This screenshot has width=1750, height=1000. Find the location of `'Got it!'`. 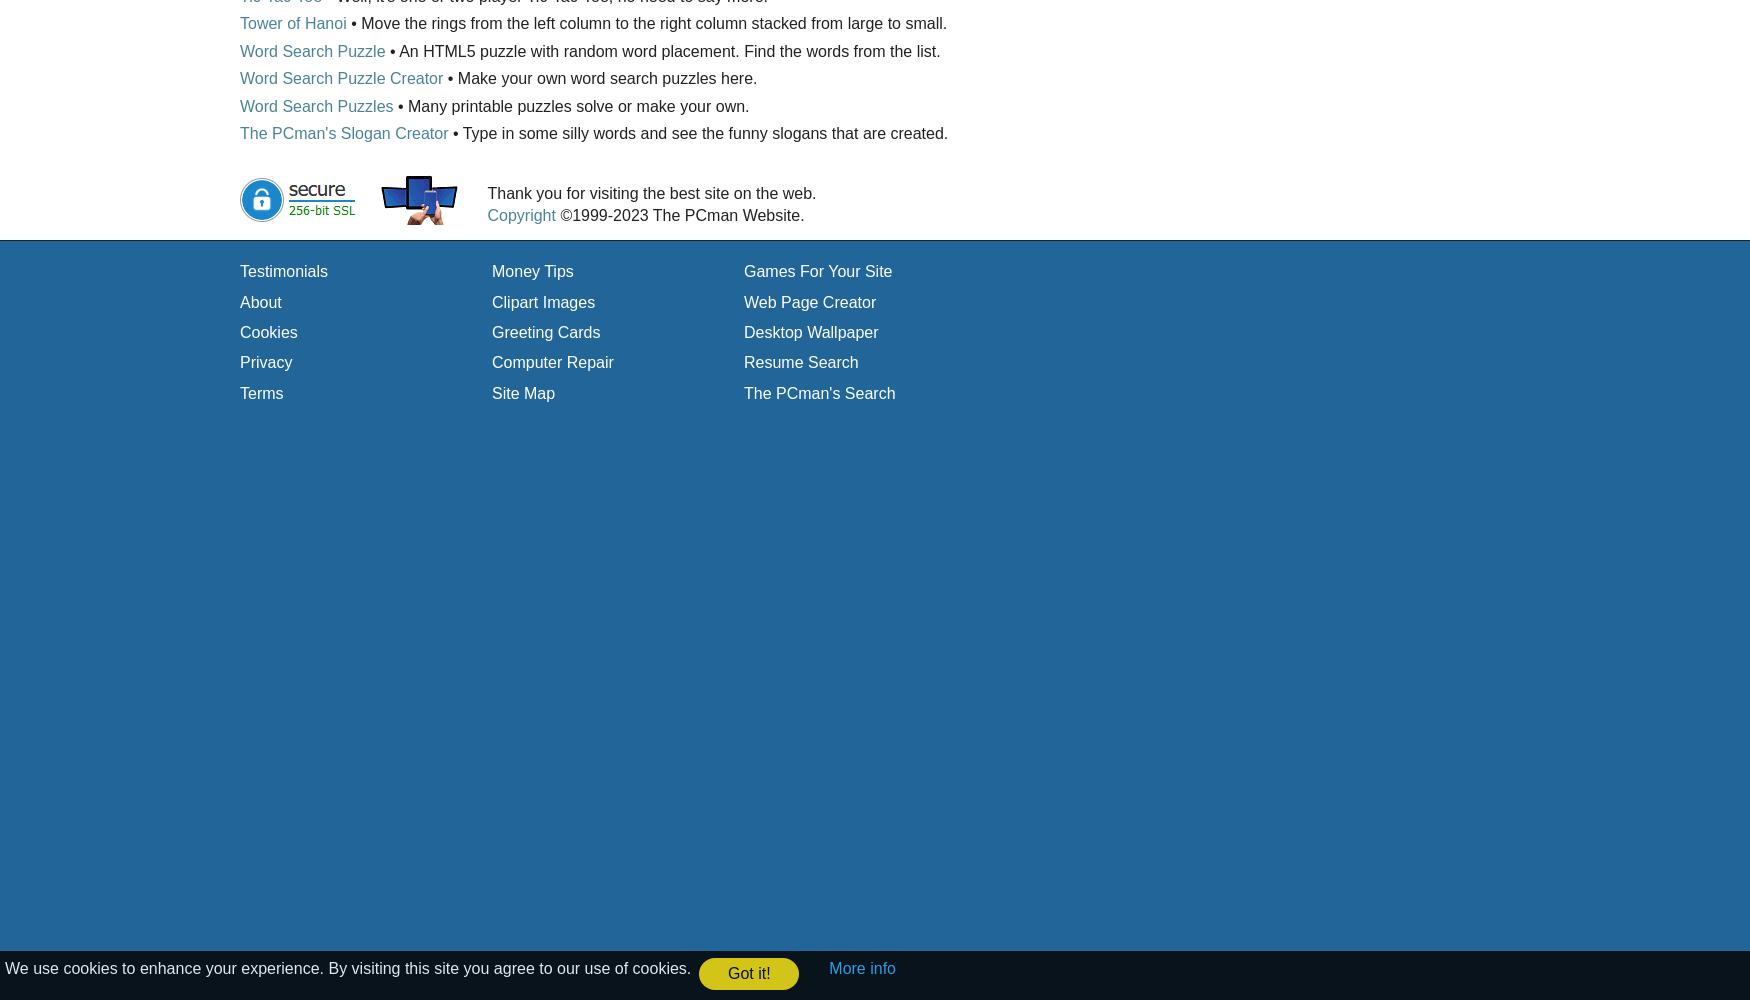

'Got it!' is located at coordinates (726, 971).